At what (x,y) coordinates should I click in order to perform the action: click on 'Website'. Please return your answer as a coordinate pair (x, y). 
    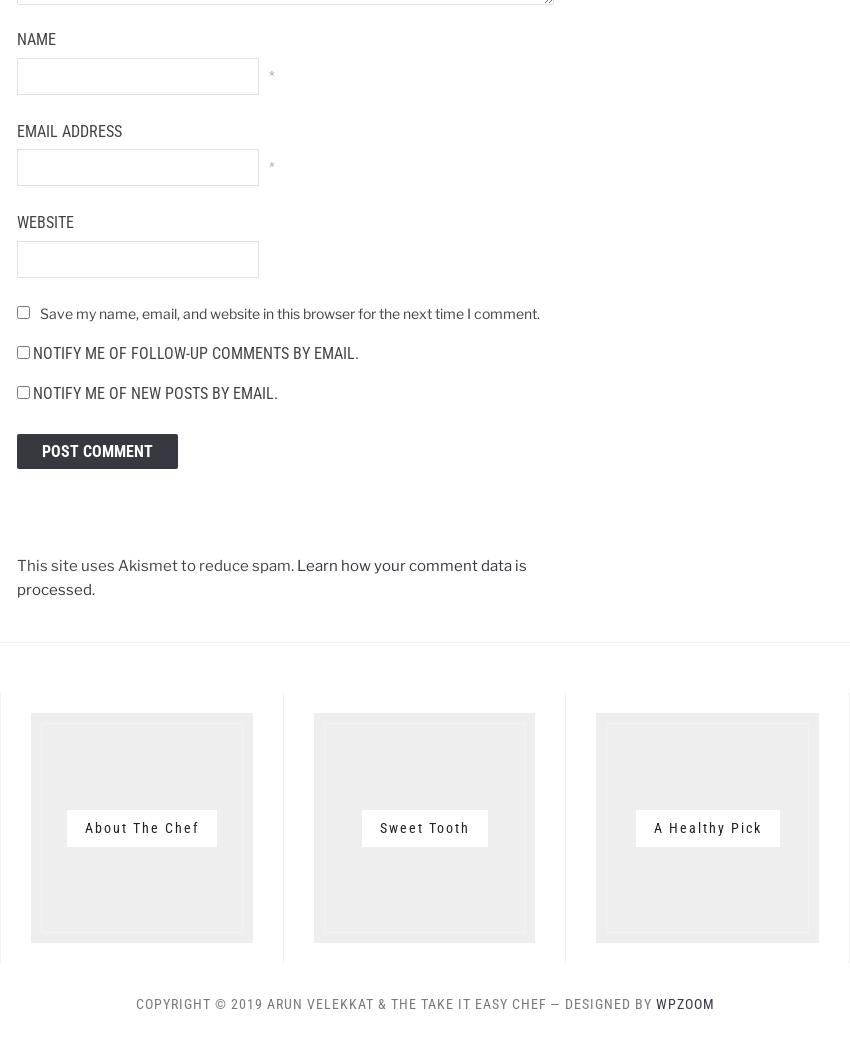
    Looking at the image, I should click on (45, 221).